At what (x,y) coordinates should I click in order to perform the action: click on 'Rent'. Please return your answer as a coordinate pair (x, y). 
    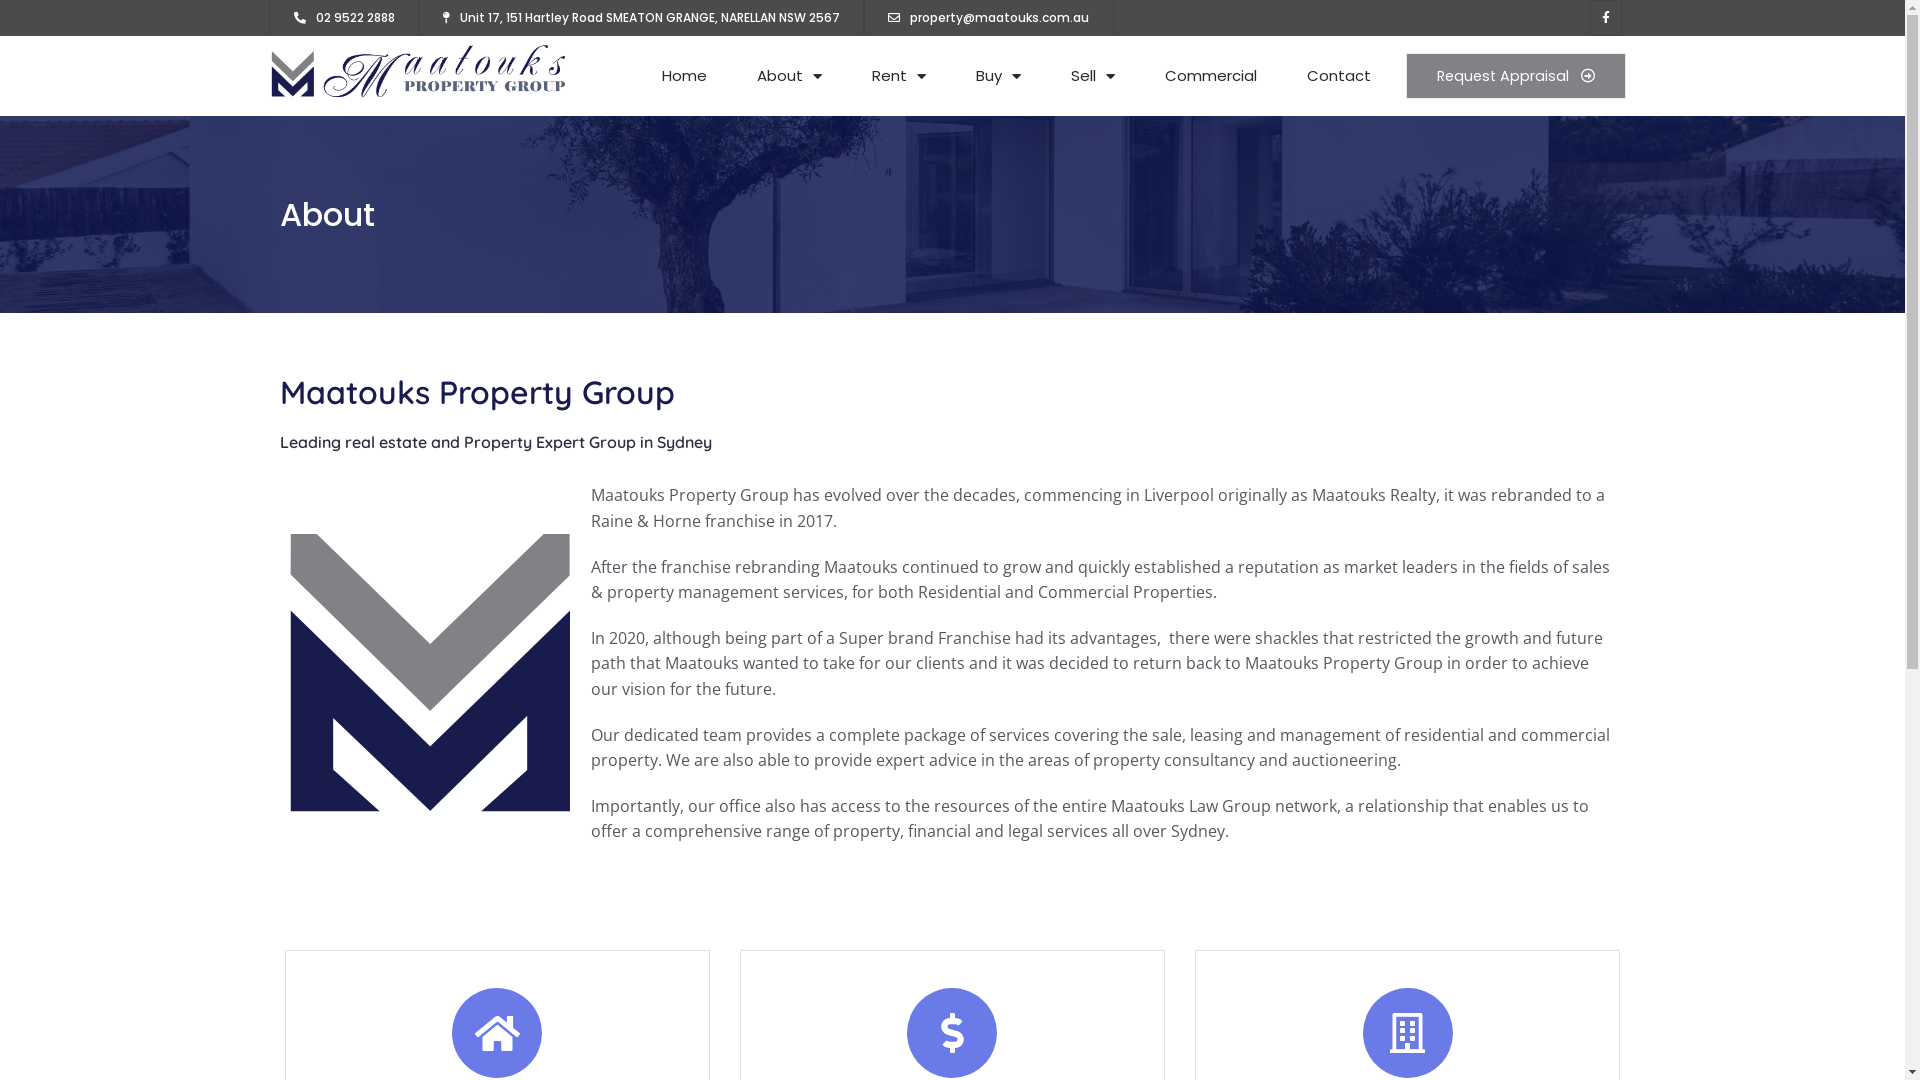
    Looking at the image, I should click on (897, 75).